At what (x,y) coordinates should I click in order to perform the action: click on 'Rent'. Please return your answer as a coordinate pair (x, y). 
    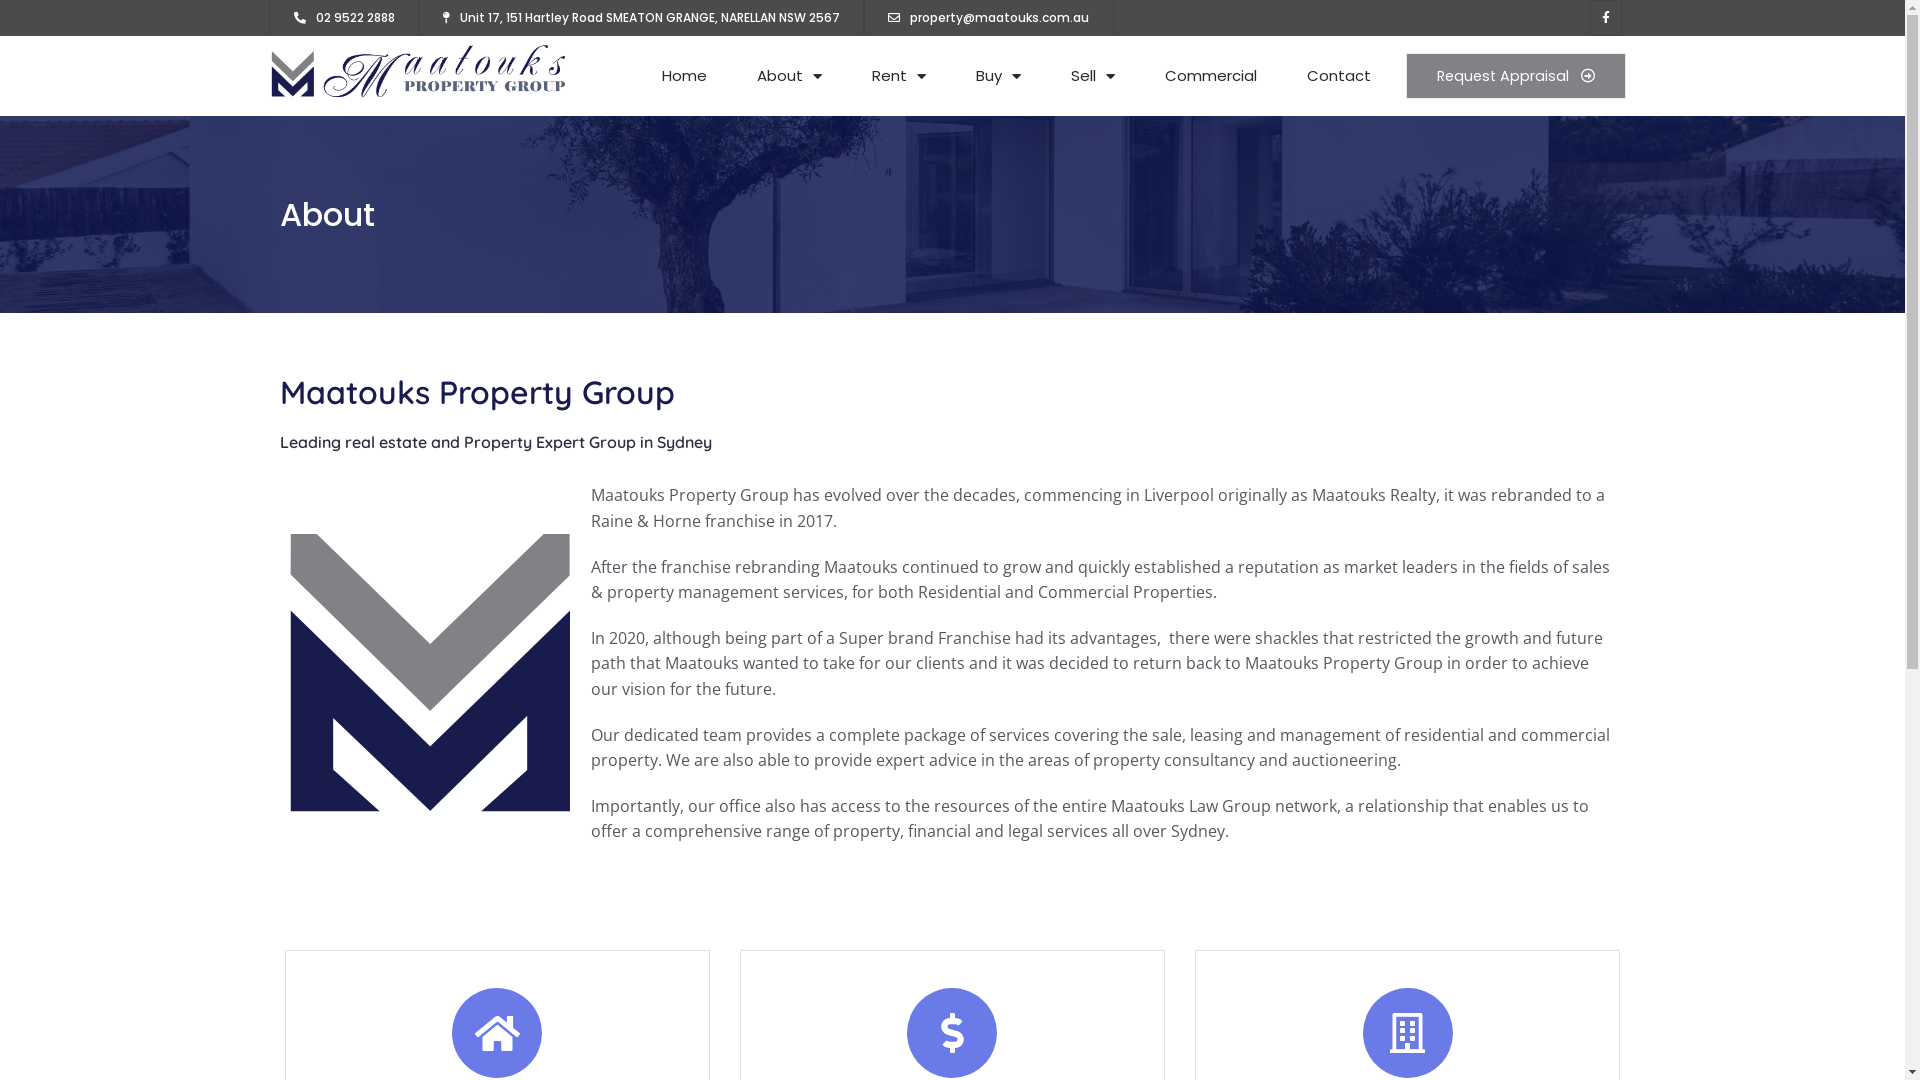
    Looking at the image, I should click on (897, 75).